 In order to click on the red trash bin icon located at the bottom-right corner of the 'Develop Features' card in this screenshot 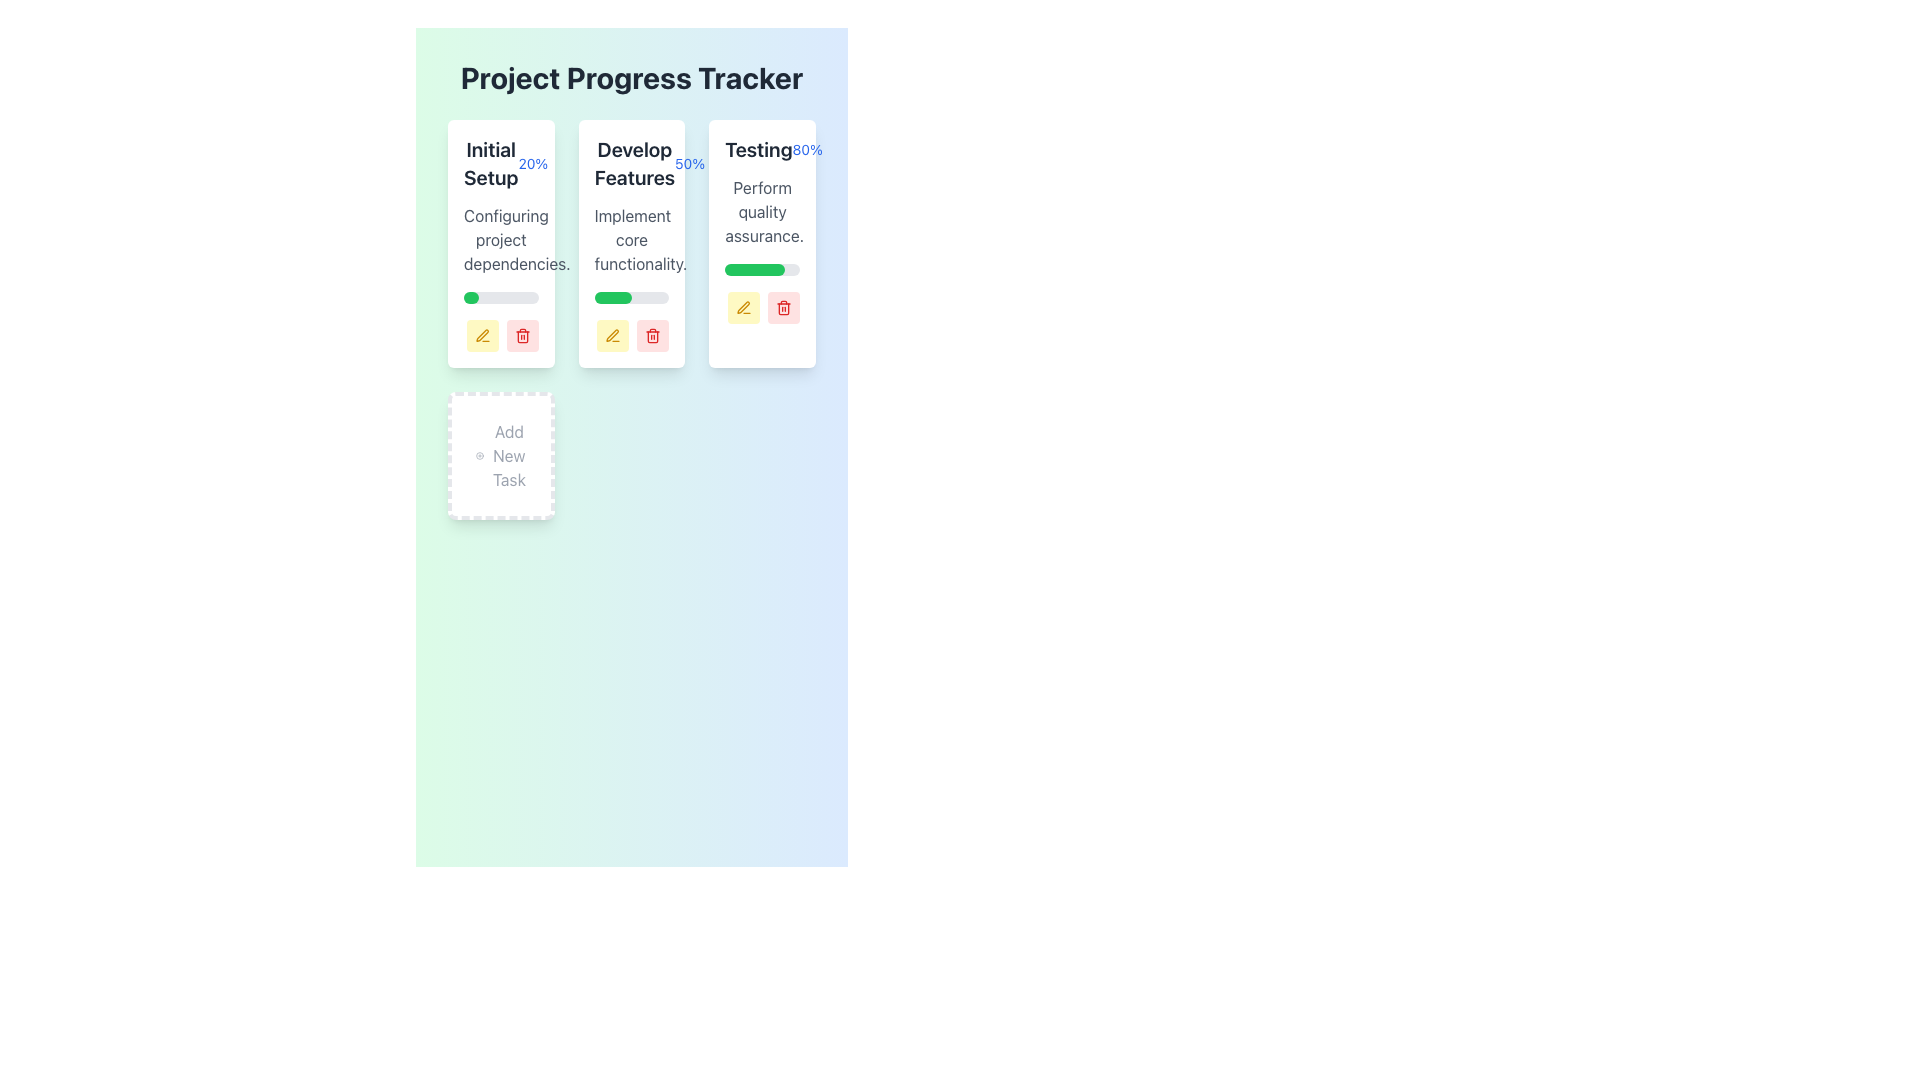, I will do `click(653, 334)`.